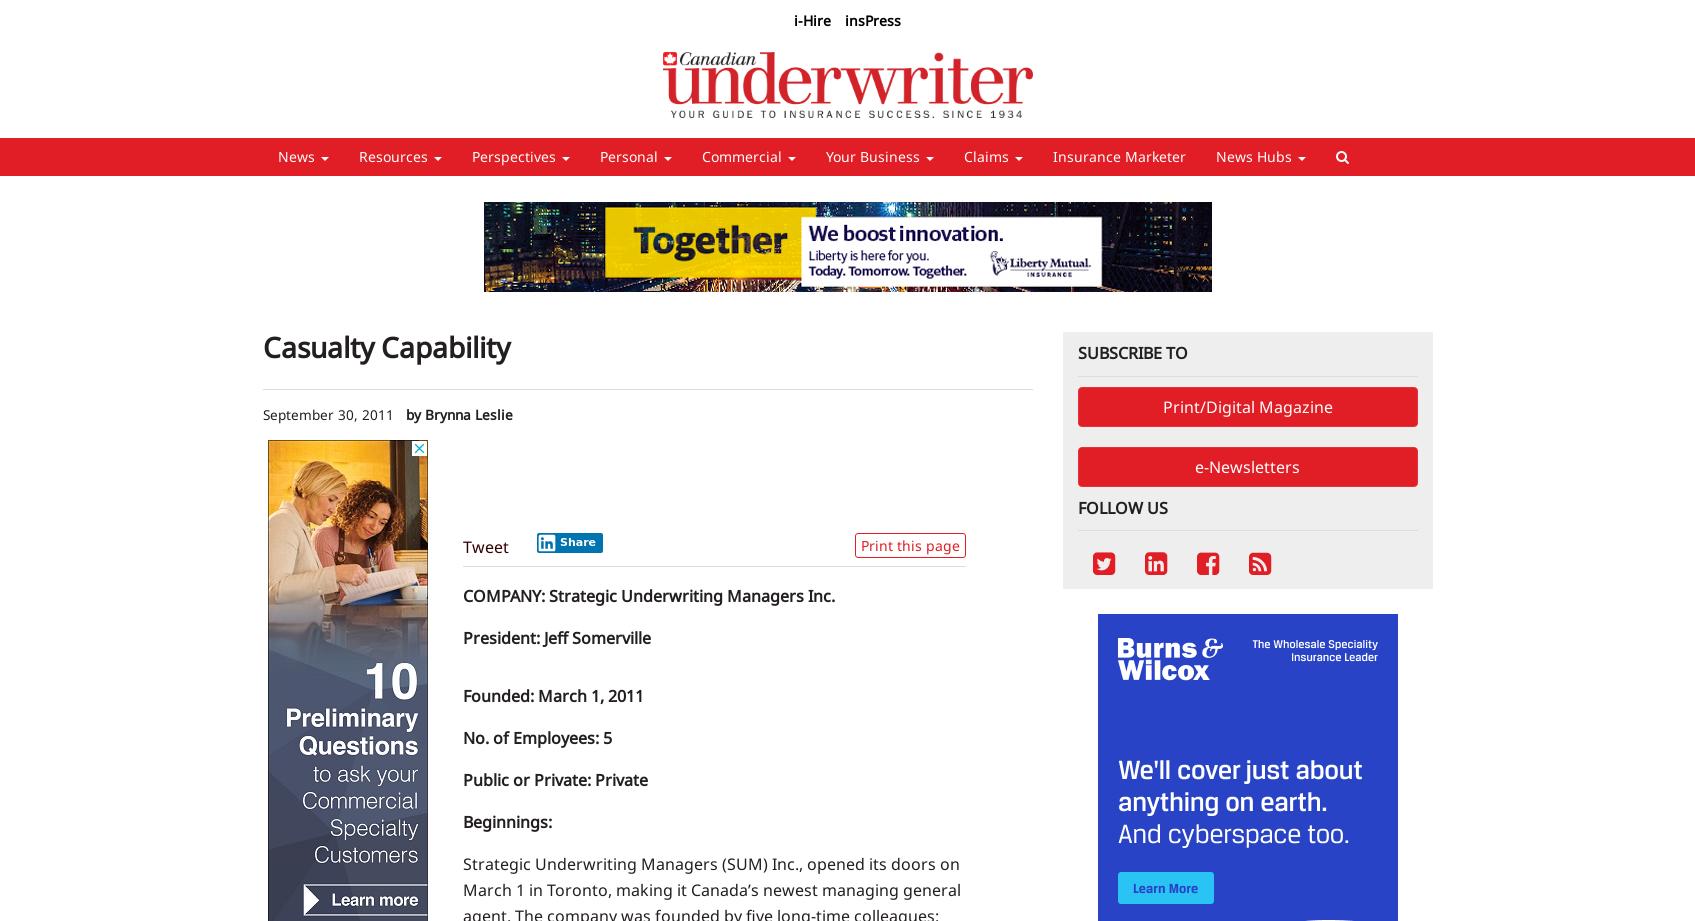  I want to click on 'Claims', so click(986, 155).